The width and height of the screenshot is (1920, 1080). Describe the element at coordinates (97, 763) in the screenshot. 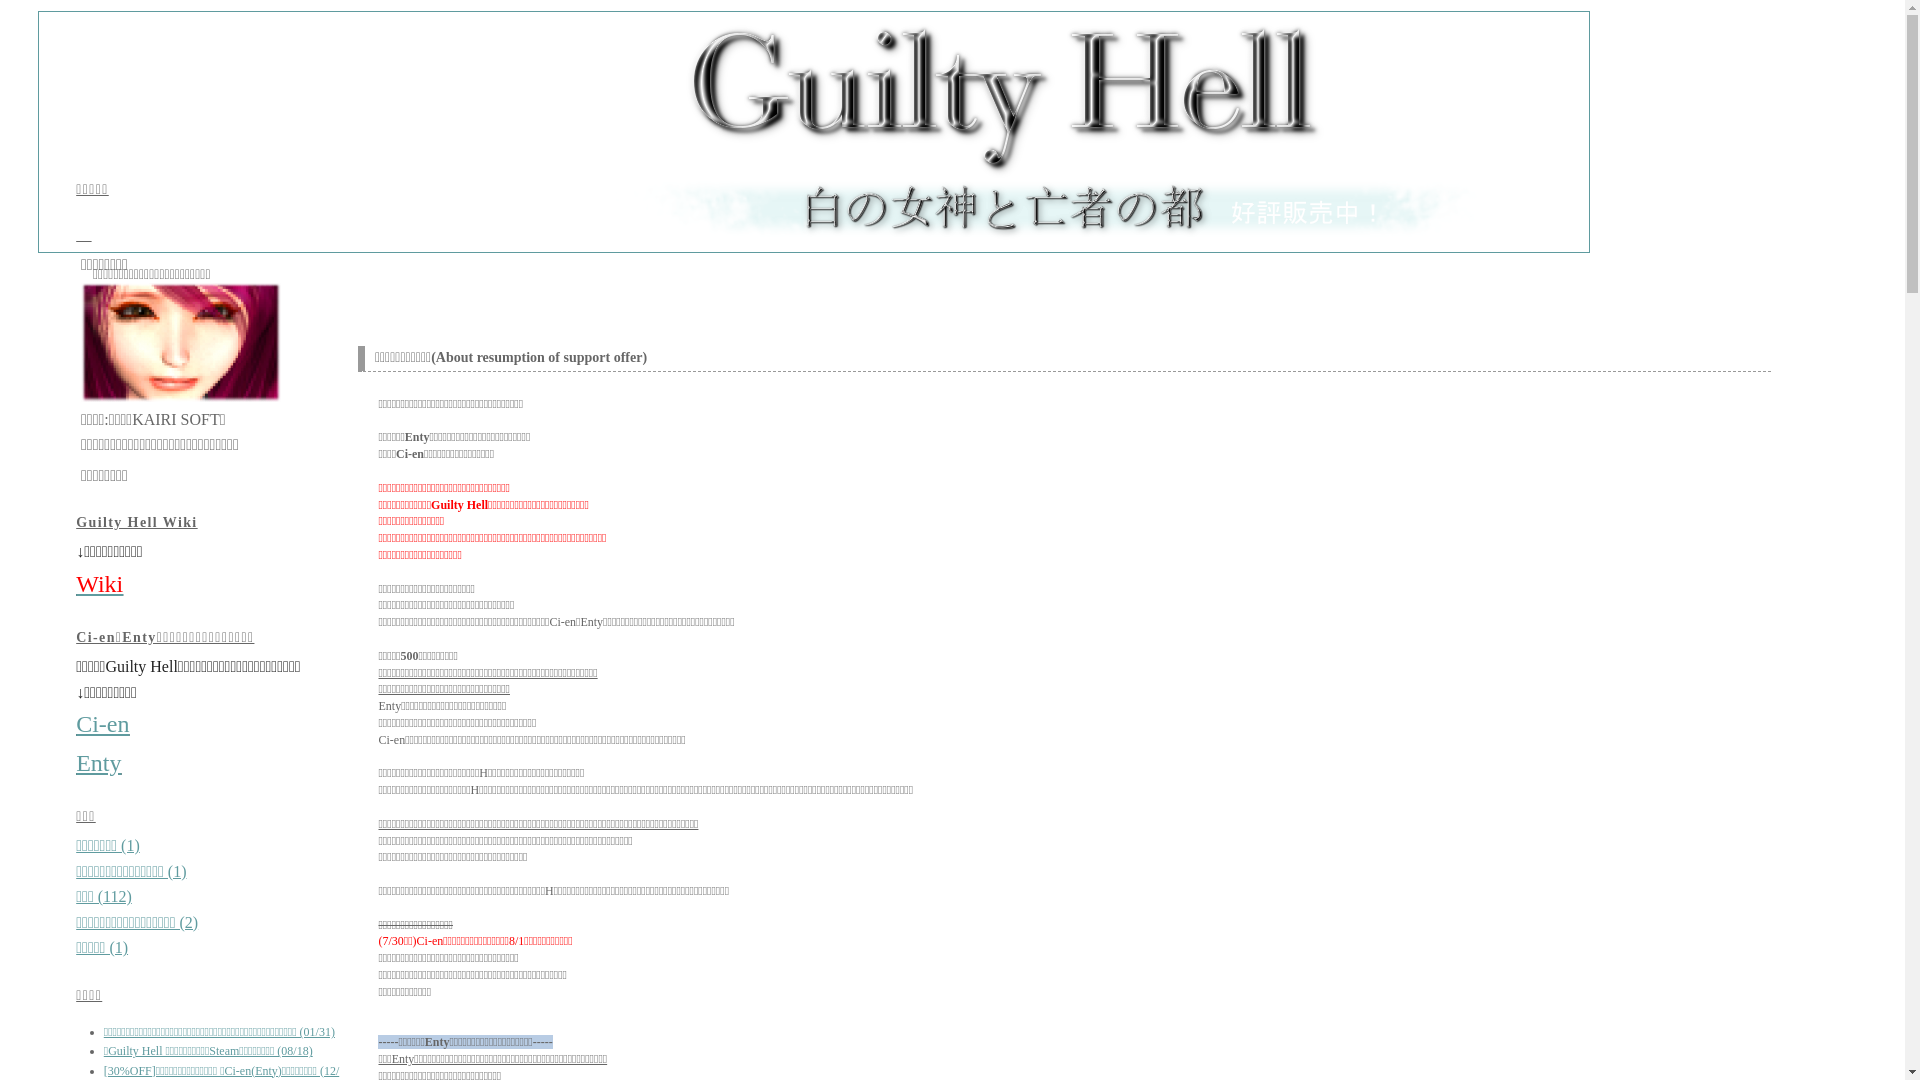

I see `'Enty'` at that location.